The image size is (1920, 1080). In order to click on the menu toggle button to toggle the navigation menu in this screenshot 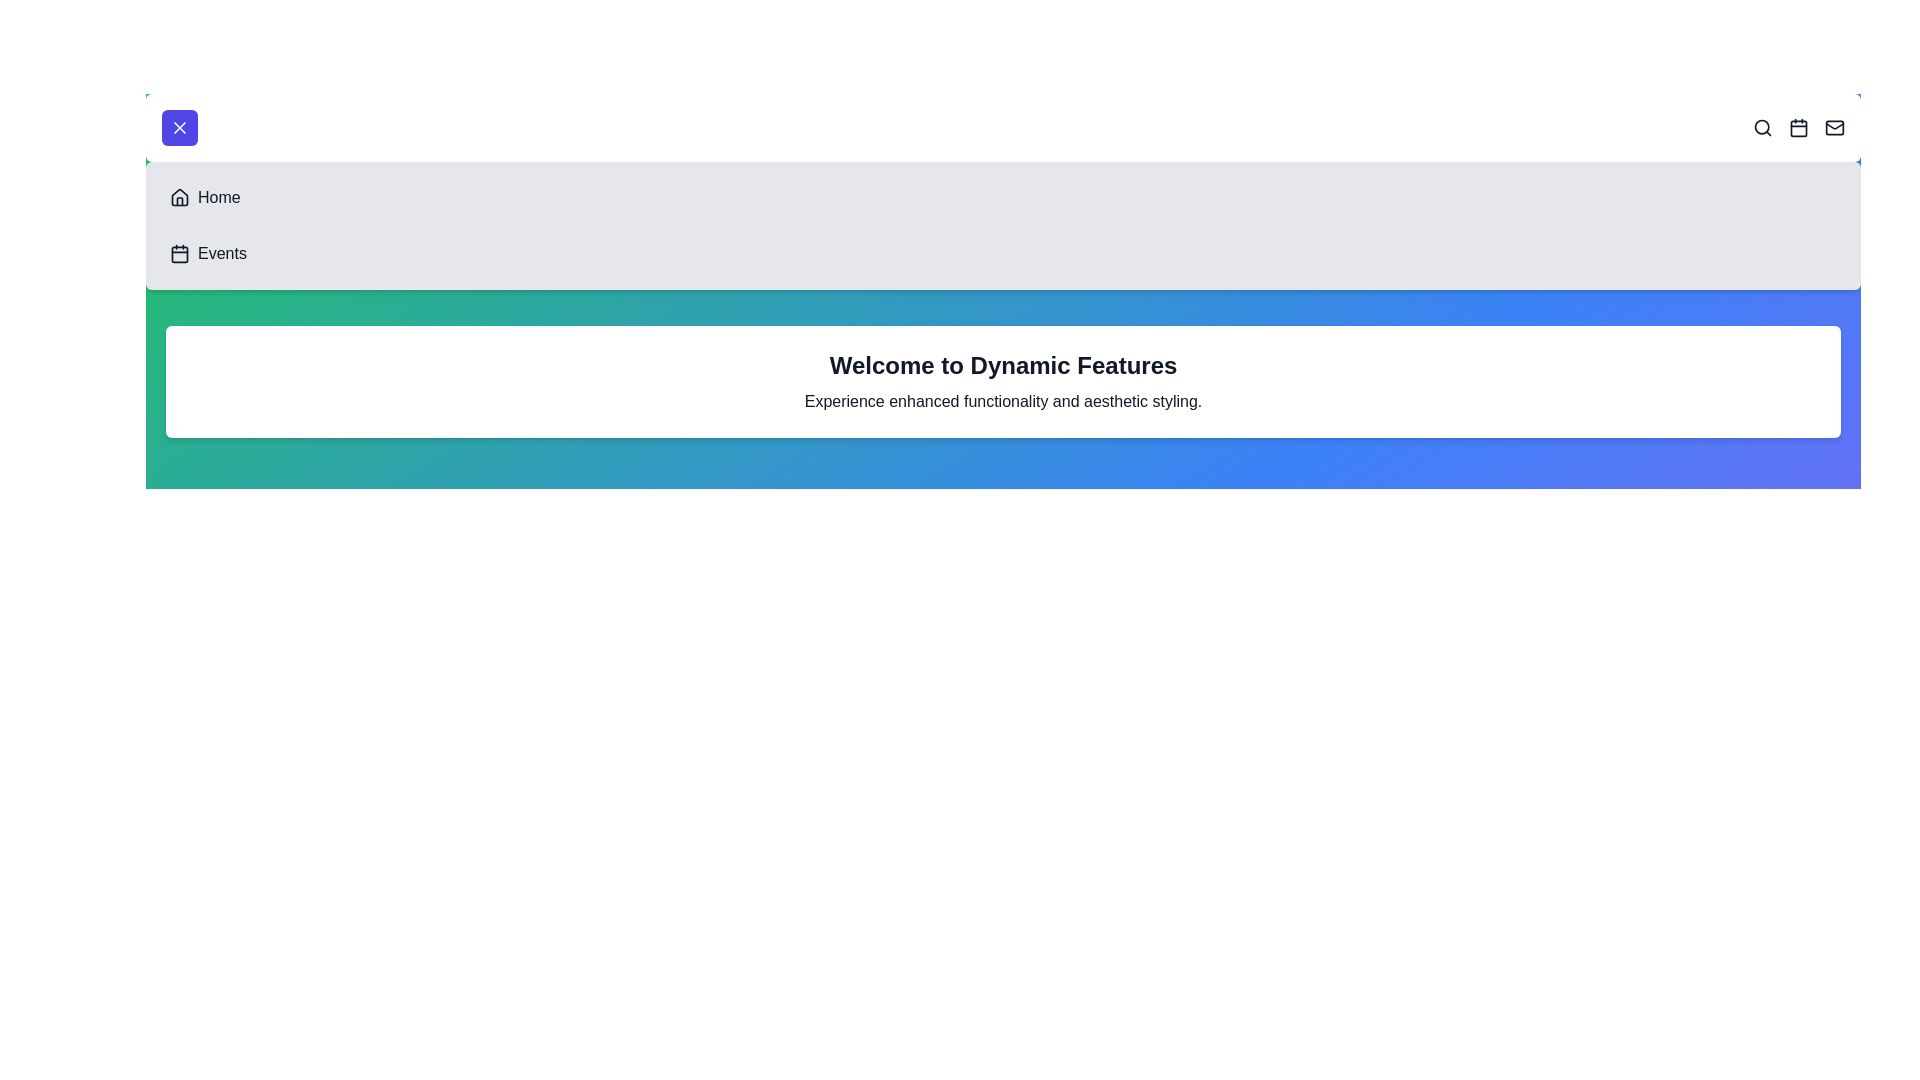, I will do `click(180, 127)`.